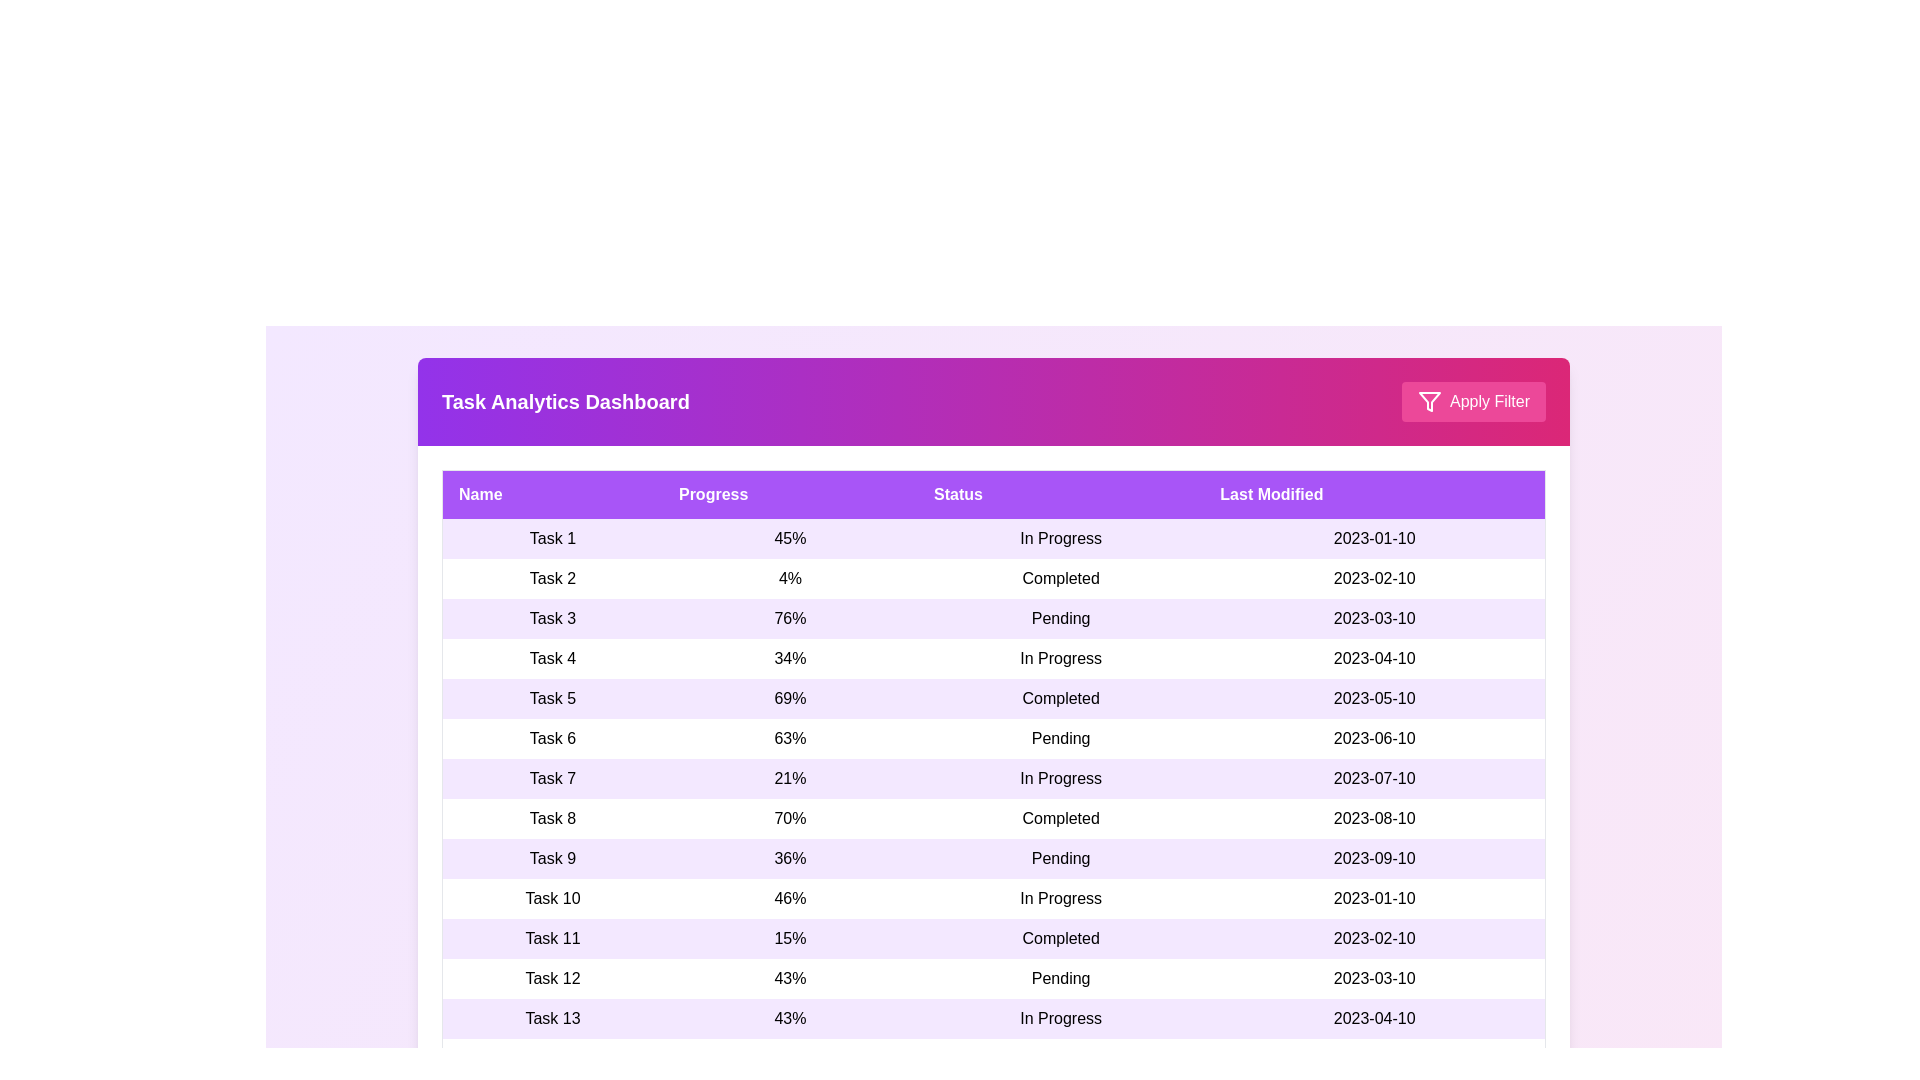 This screenshot has height=1080, width=1920. I want to click on the column header Last Modified to sort the table by that column, so click(1373, 494).